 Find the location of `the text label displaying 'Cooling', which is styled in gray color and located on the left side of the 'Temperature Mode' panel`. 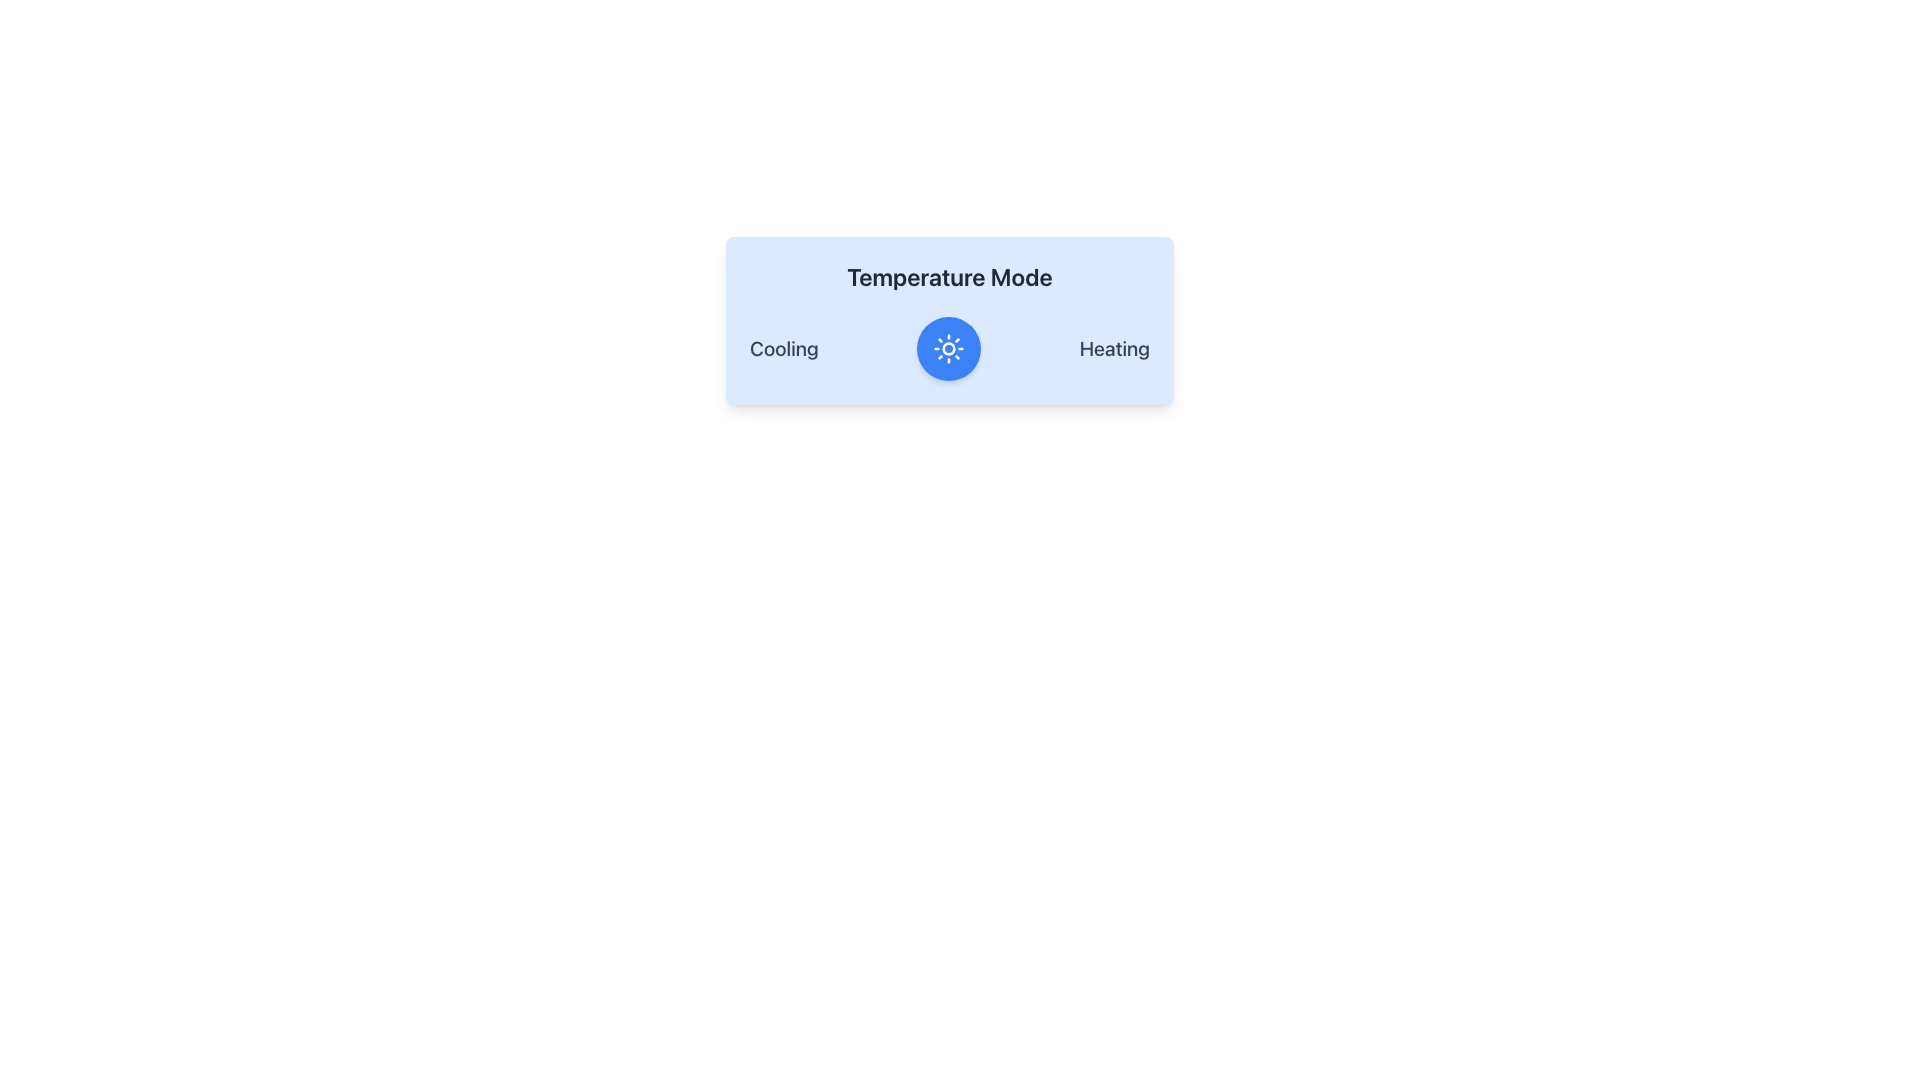

the text label displaying 'Cooling', which is styled in gray color and located on the left side of the 'Temperature Mode' panel is located at coordinates (783, 347).